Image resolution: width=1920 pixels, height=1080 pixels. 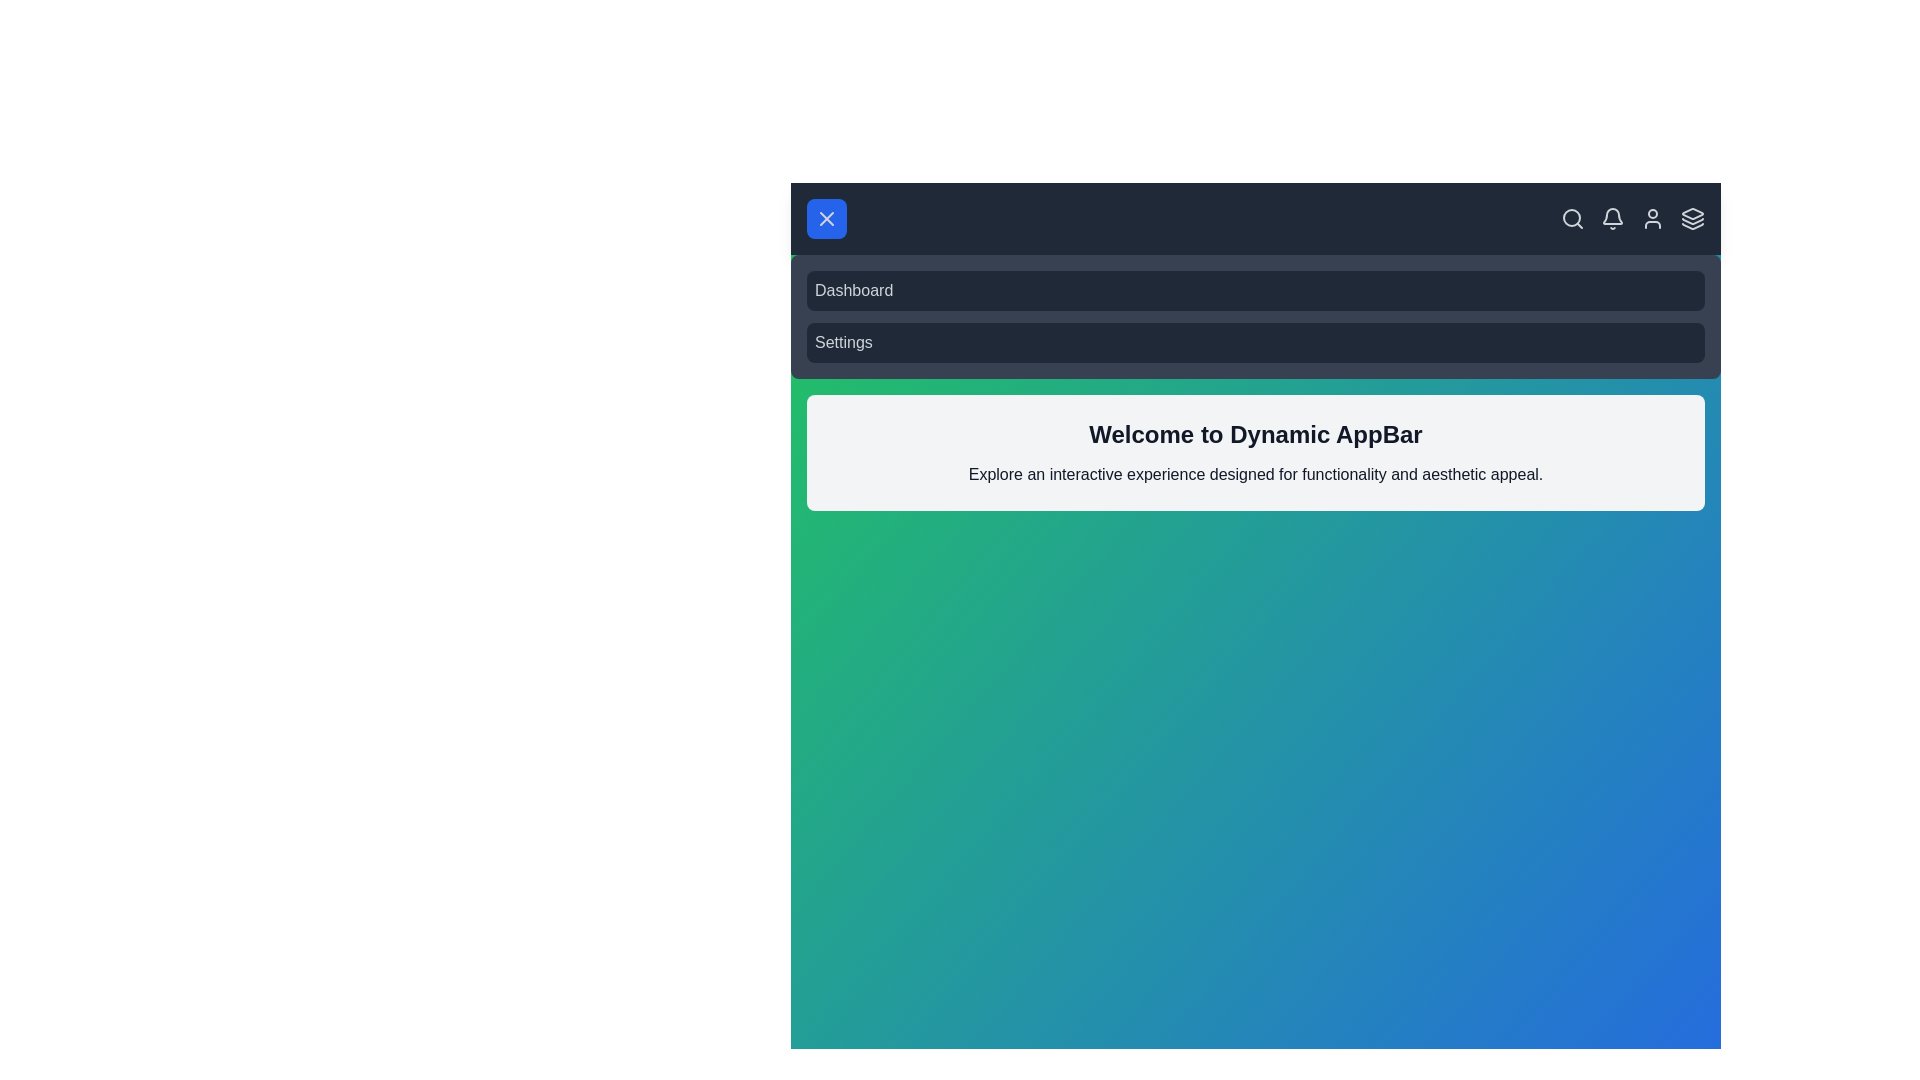 What do you see at coordinates (806, 290) in the screenshot?
I see `the Dashboard item in the navigation menu` at bounding box center [806, 290].